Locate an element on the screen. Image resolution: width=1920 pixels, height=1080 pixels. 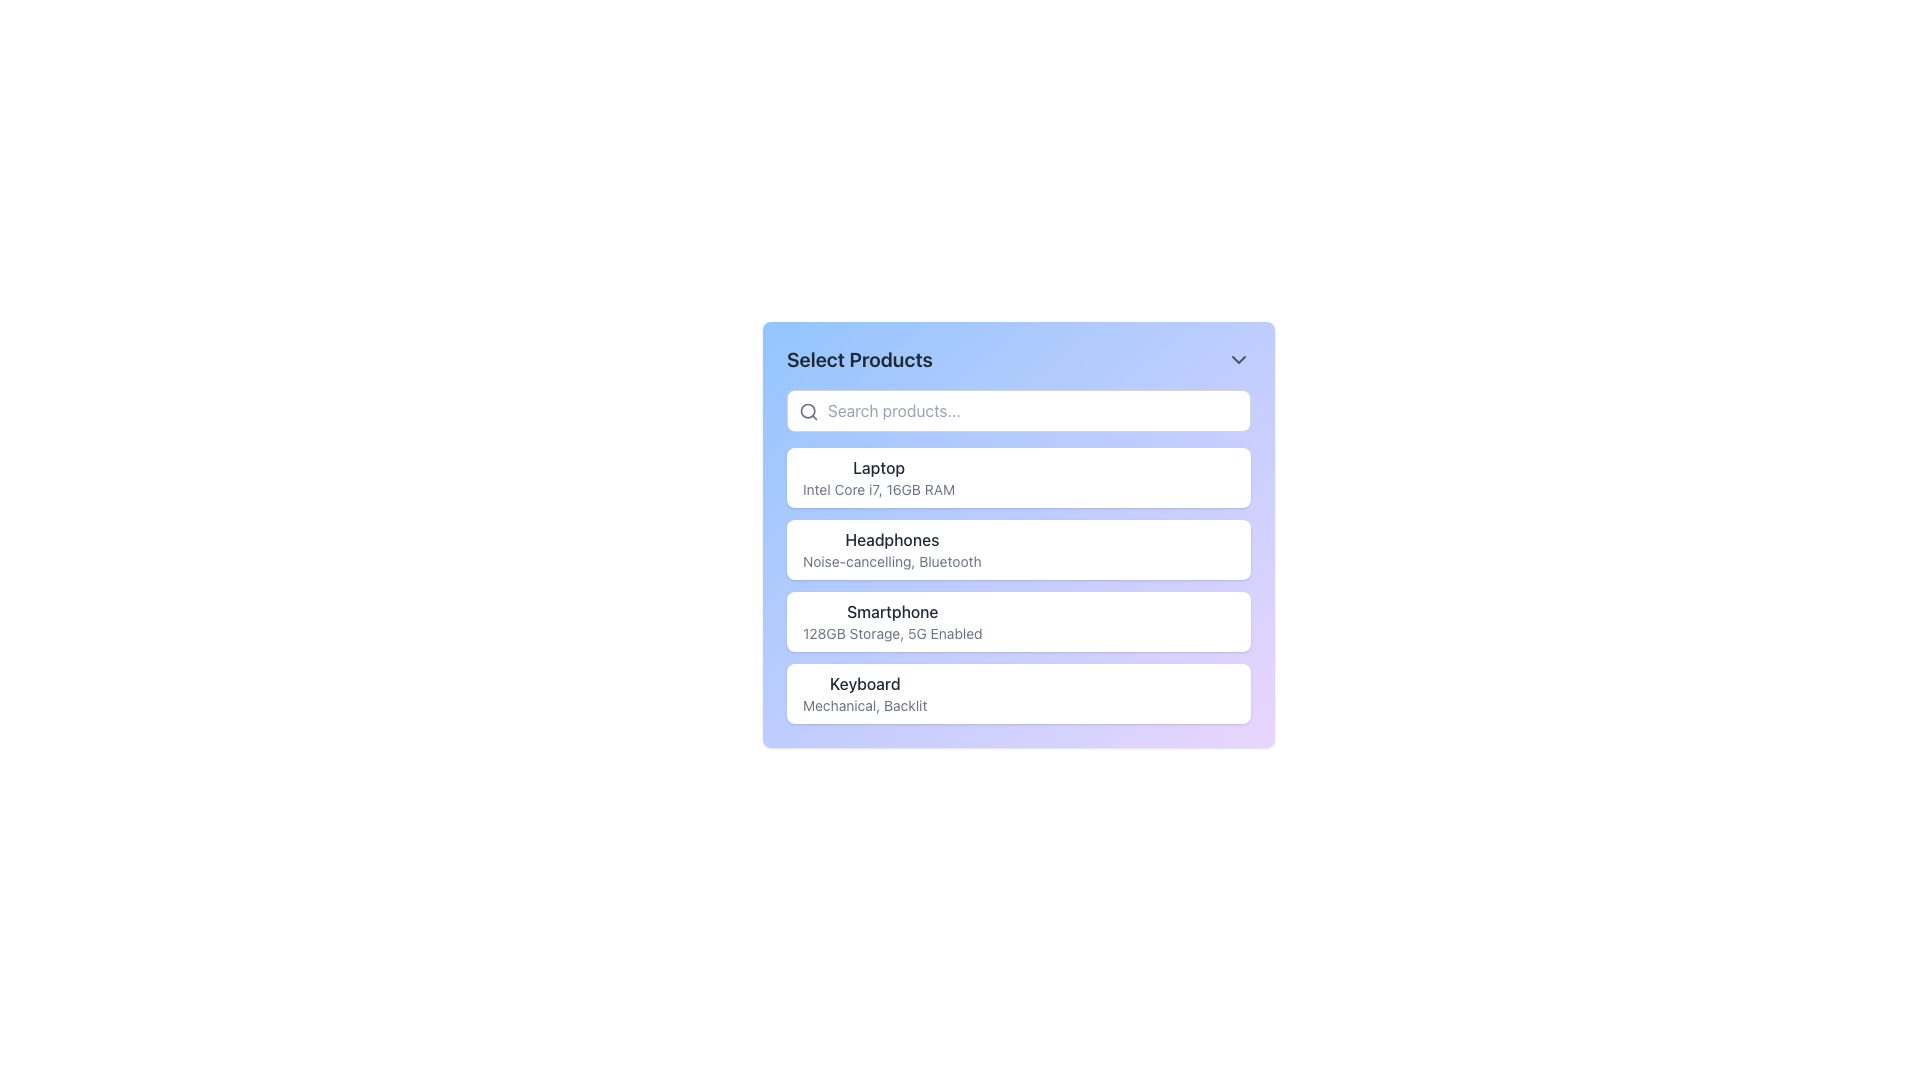
text information from the Text Label indicating a keyboard with mechanical and backlit features, which is the third item in a vertically stacked list within a card layout is located at coordinates (865, 693).